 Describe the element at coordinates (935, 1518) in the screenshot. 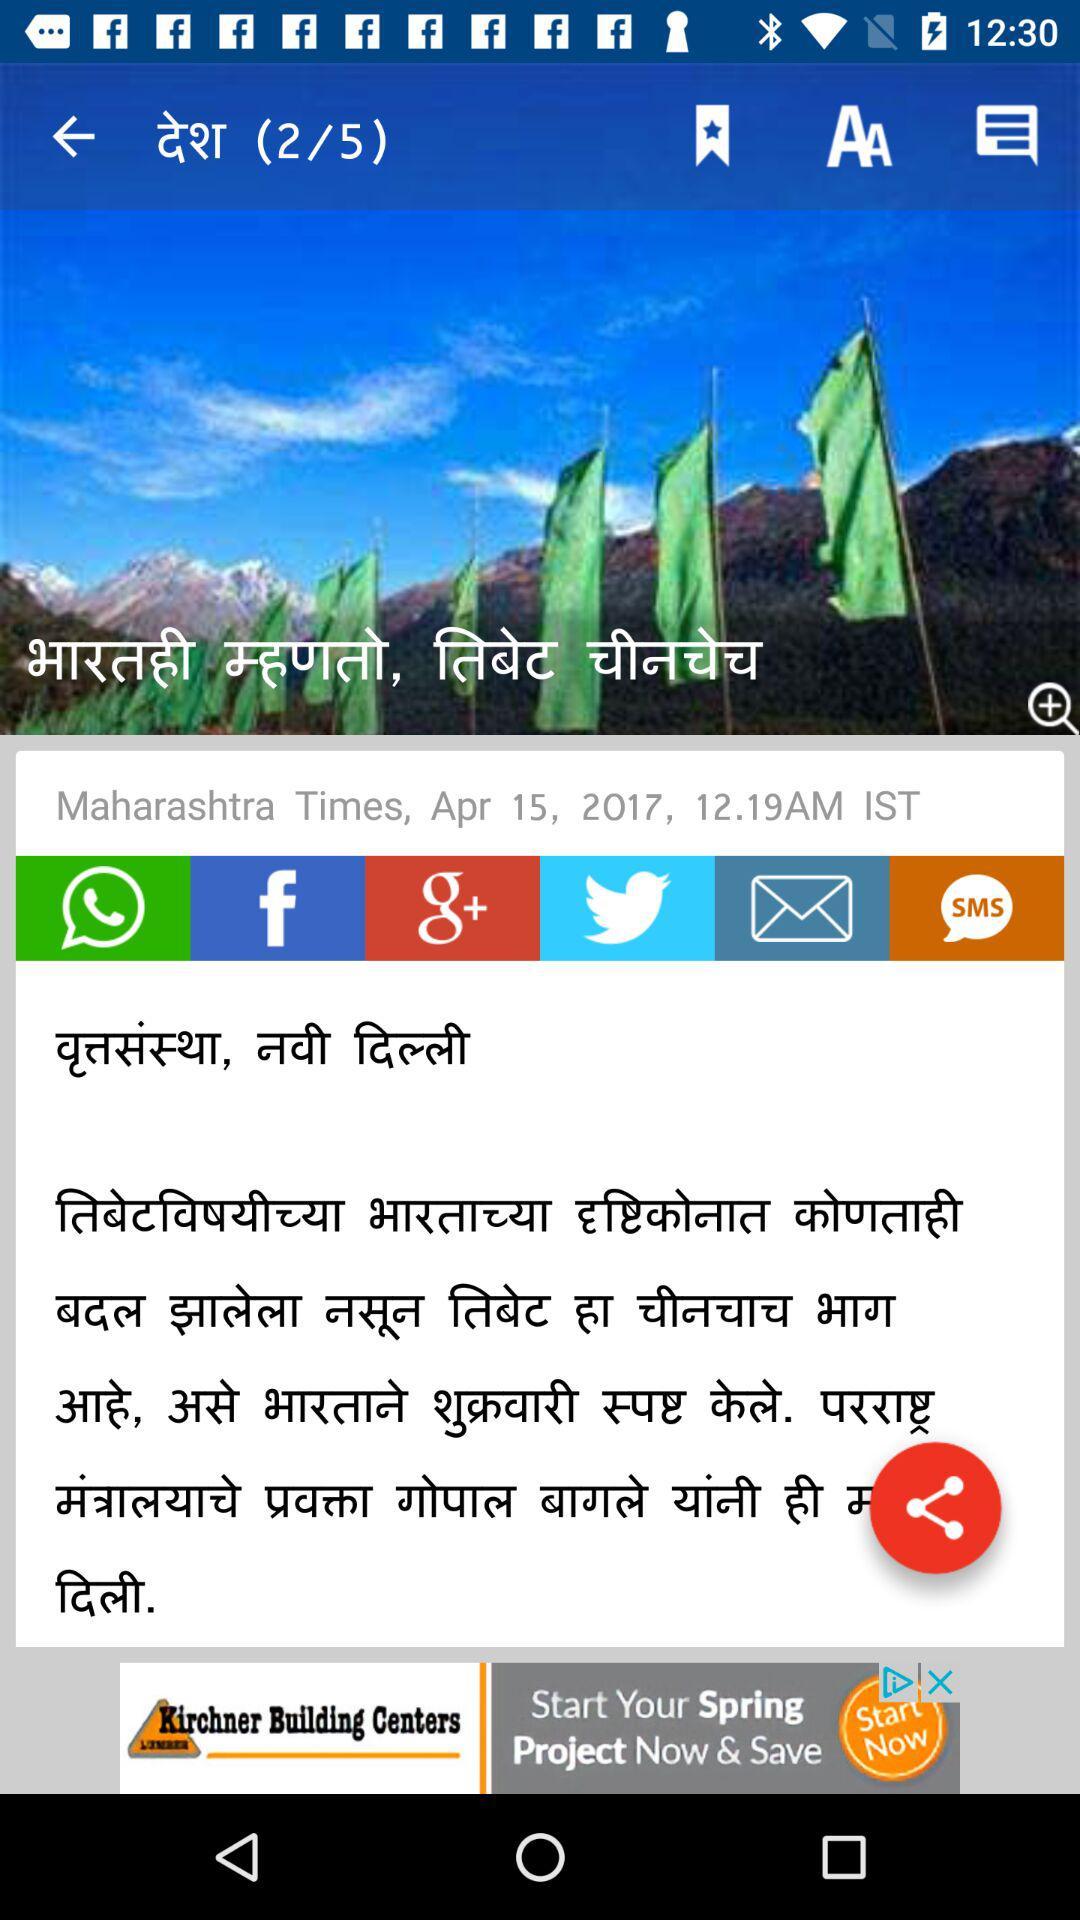

I see `the share icon` at that location.